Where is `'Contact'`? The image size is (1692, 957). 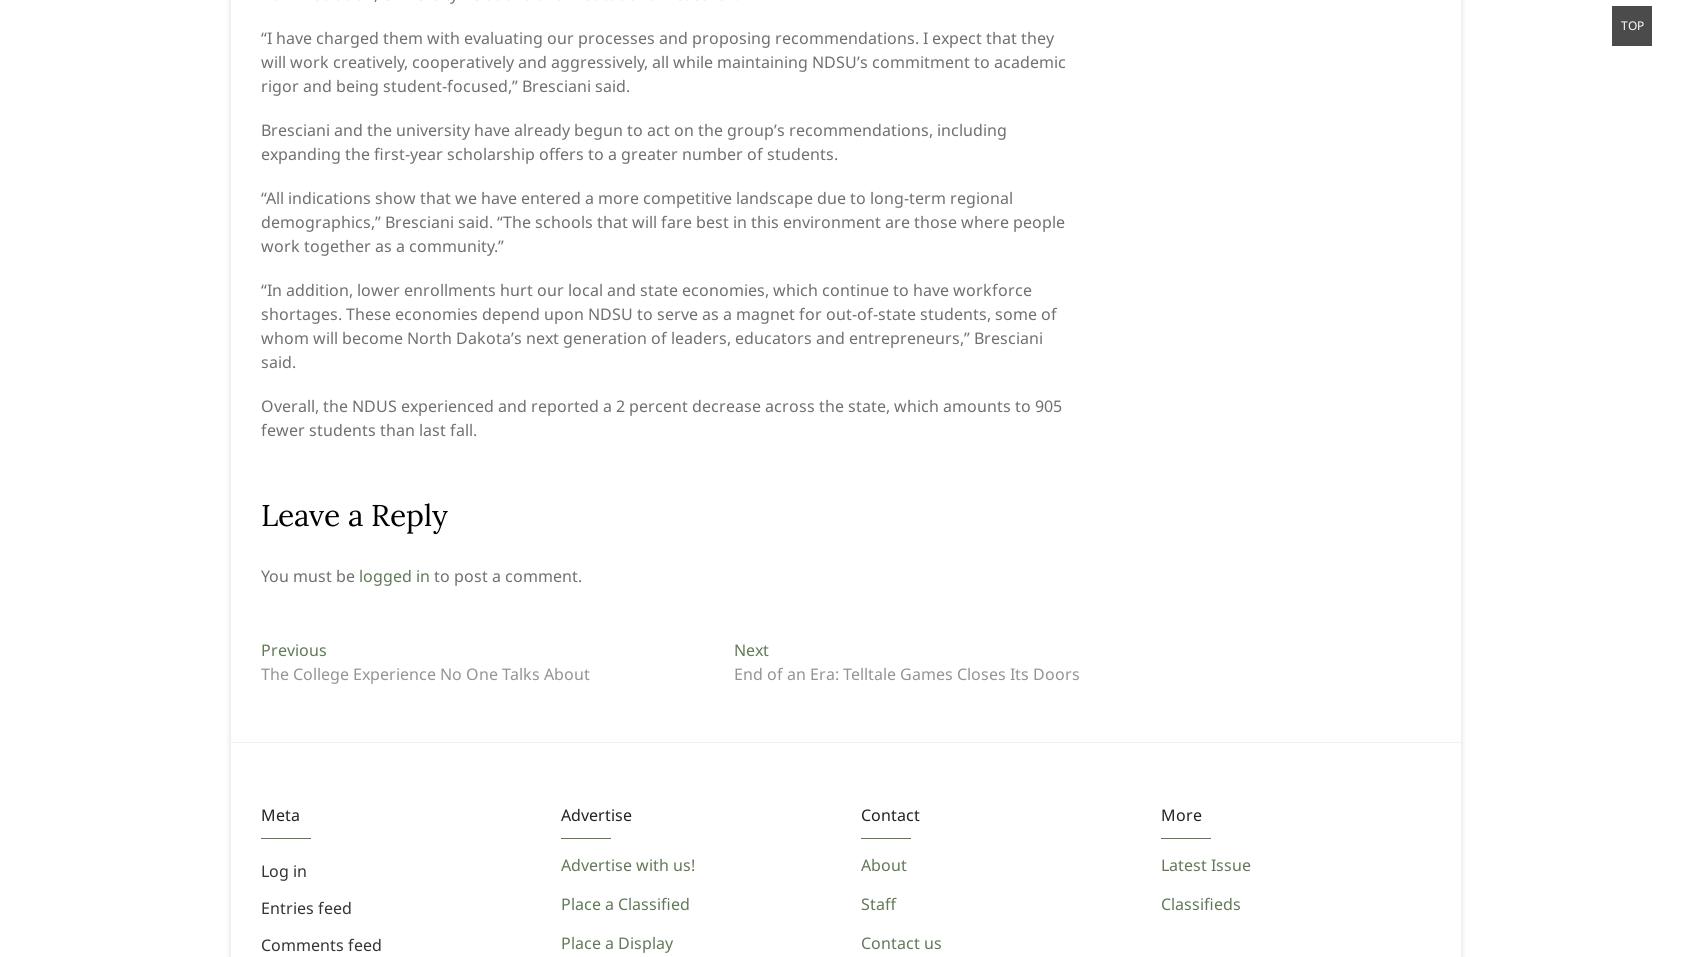 'Contact' is located at coordinates (889, 813).